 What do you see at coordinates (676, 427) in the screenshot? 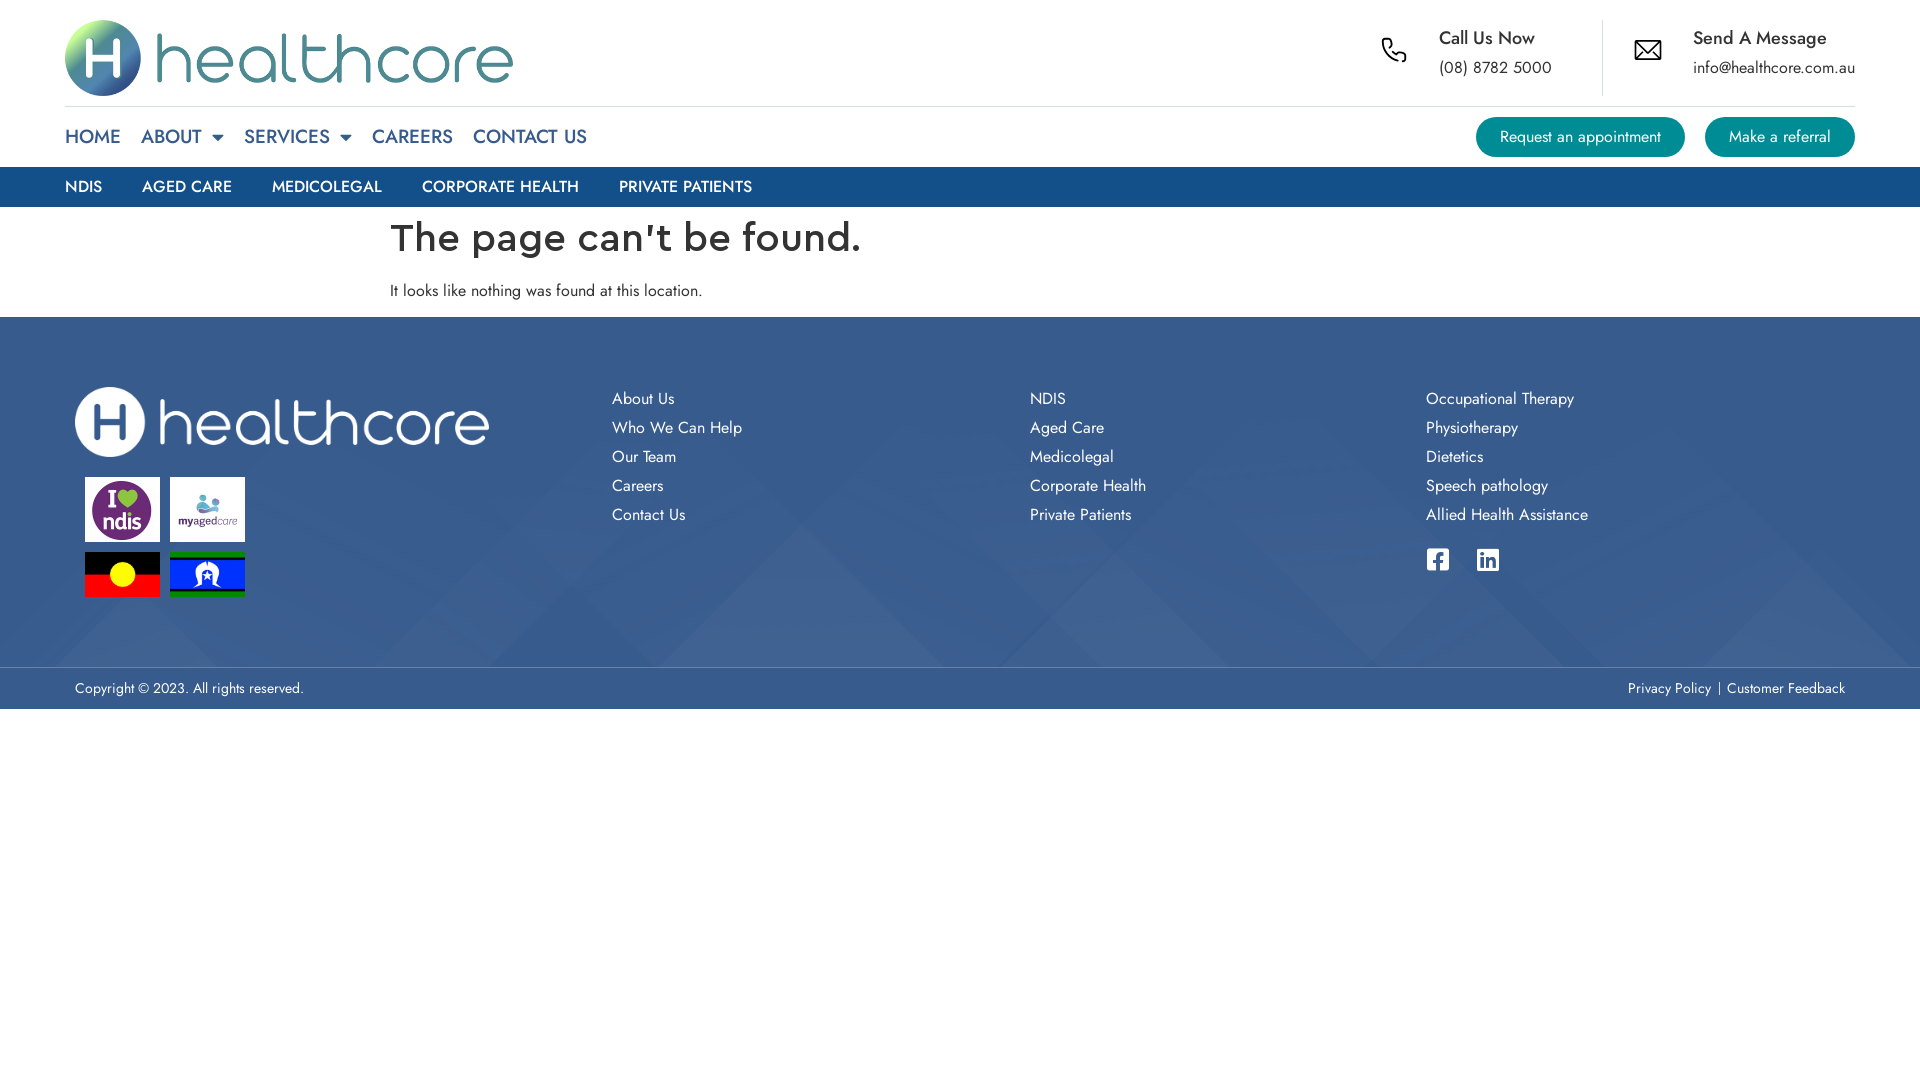
I see `'Who We Can Help'` at bounding box center [676, 427].